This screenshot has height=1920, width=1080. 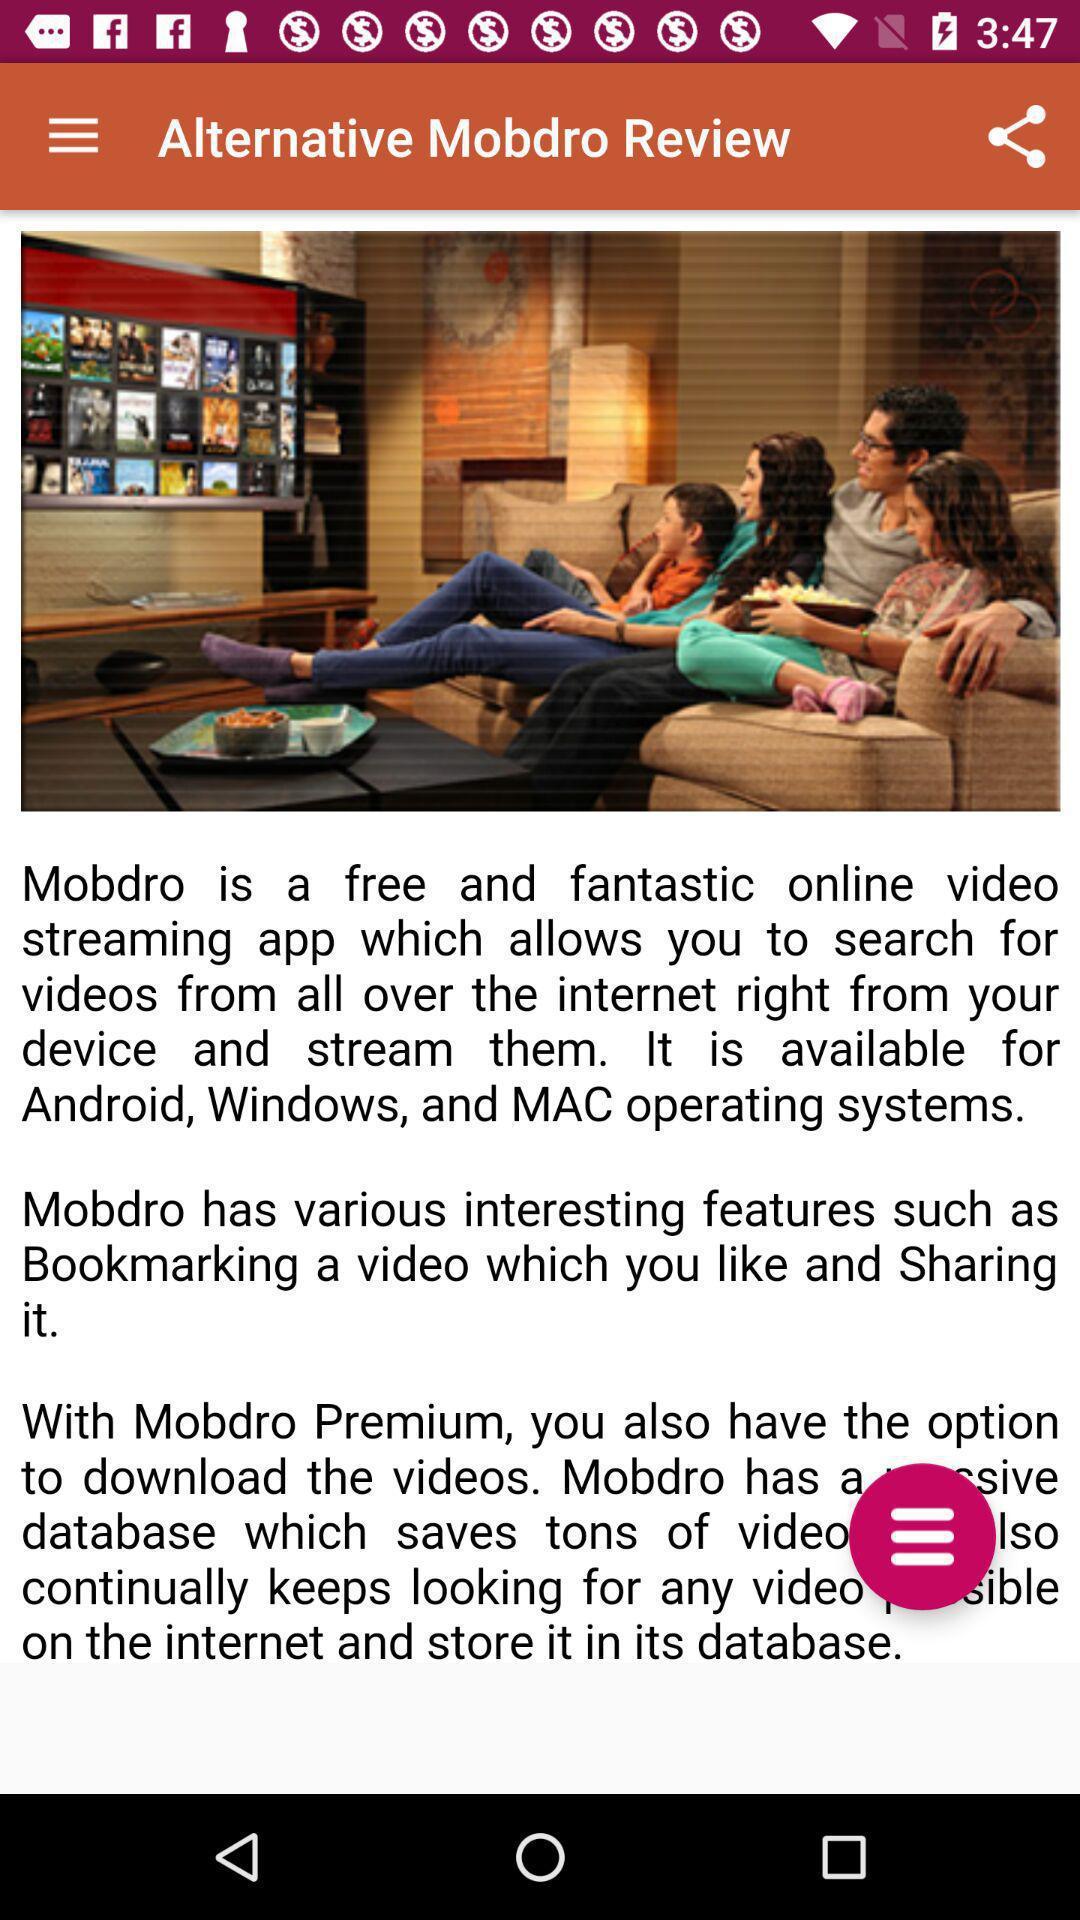 What do you see at coordinates (922, 1535) in the screenshot?
I see `more options` at bounding box center [922, 1535].